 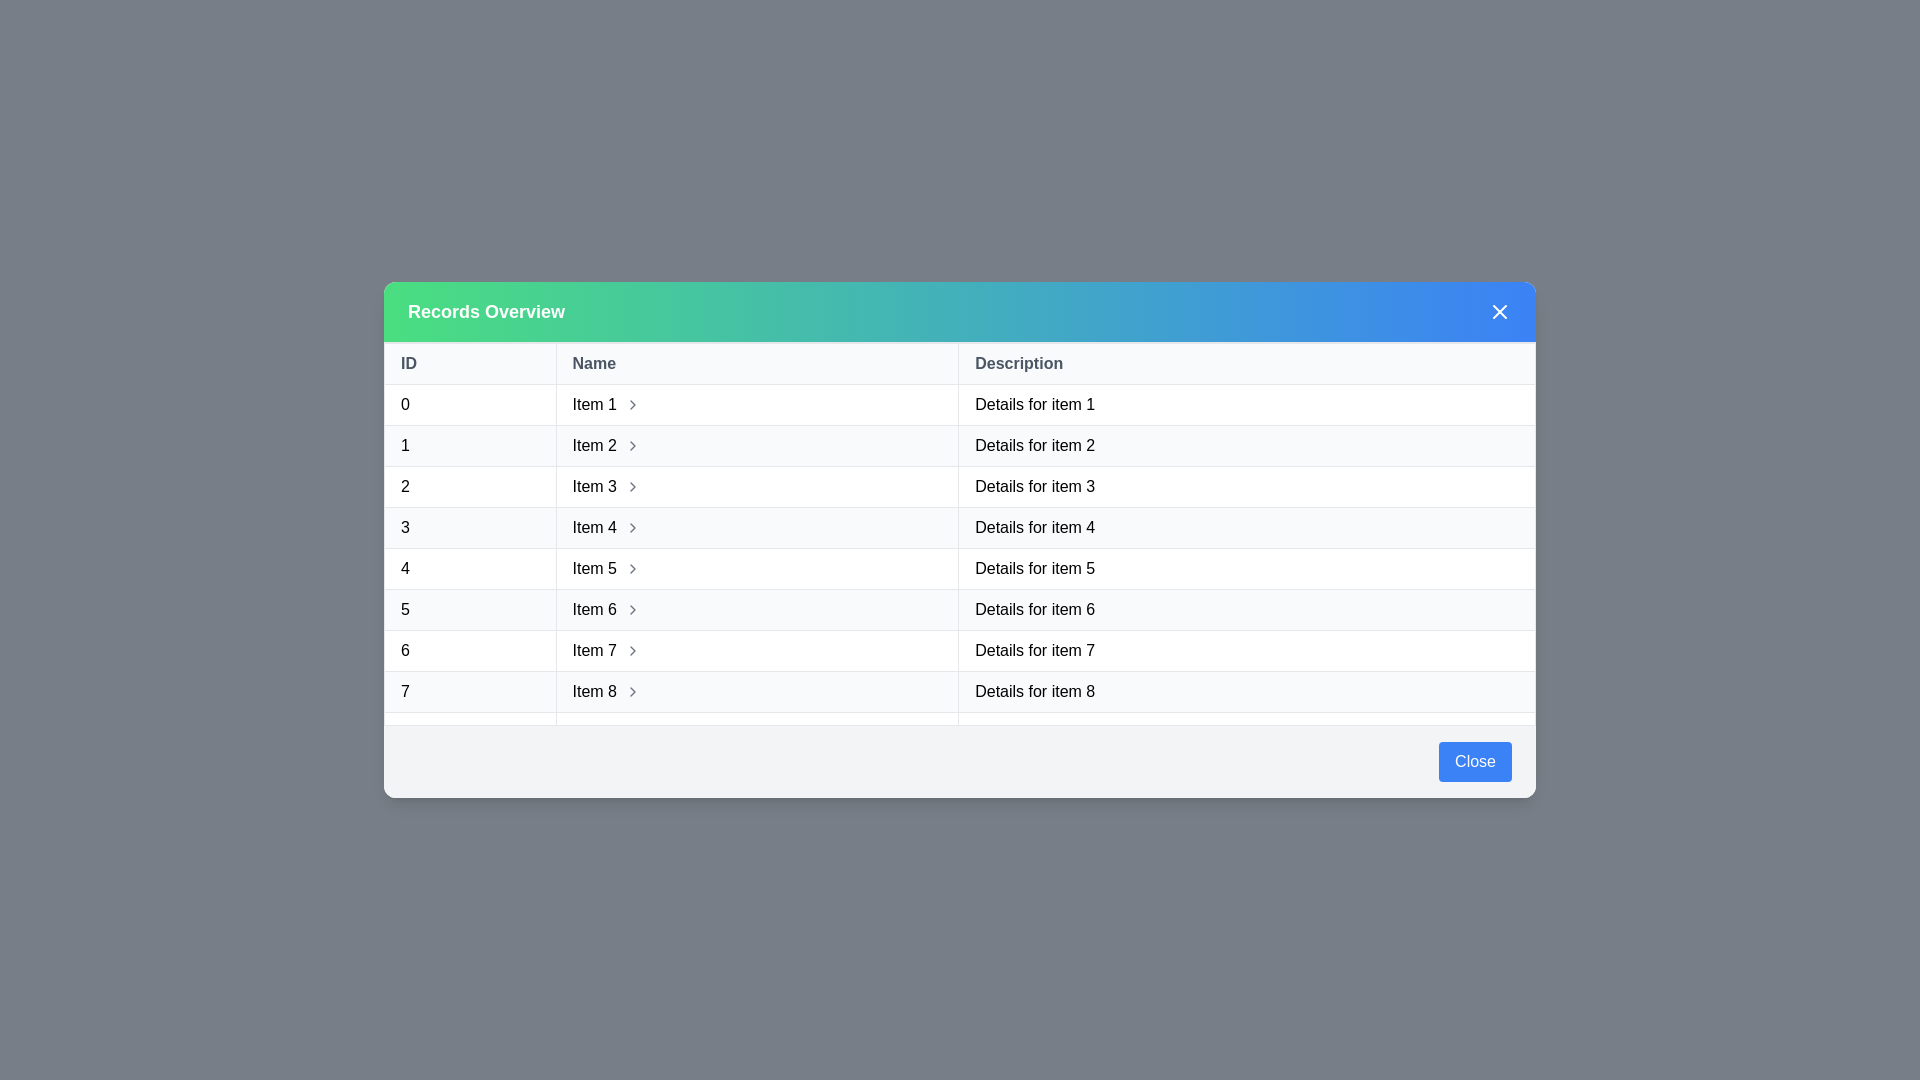 I want to click on the 'Close' button to close the dialog, so click(x=1474, y=762).